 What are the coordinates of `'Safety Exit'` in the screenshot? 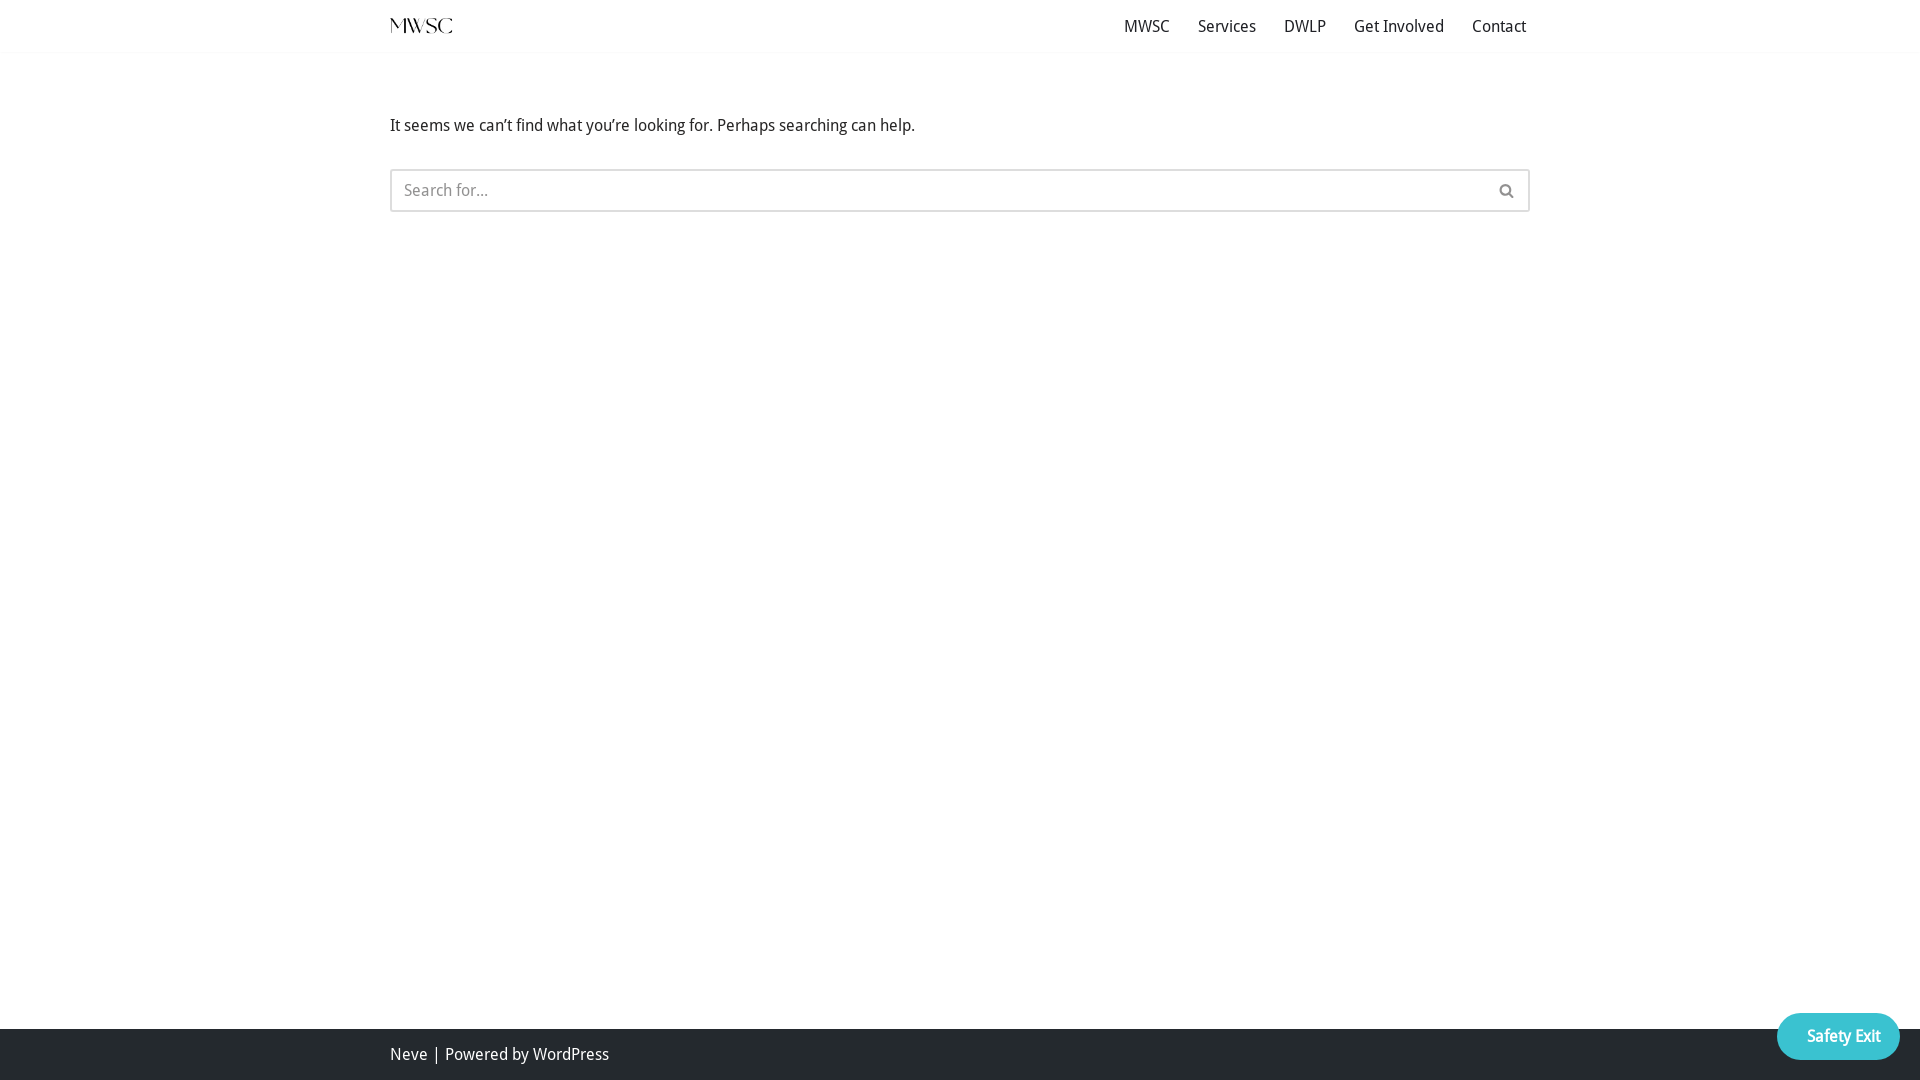 It's located at (1838, 1035).